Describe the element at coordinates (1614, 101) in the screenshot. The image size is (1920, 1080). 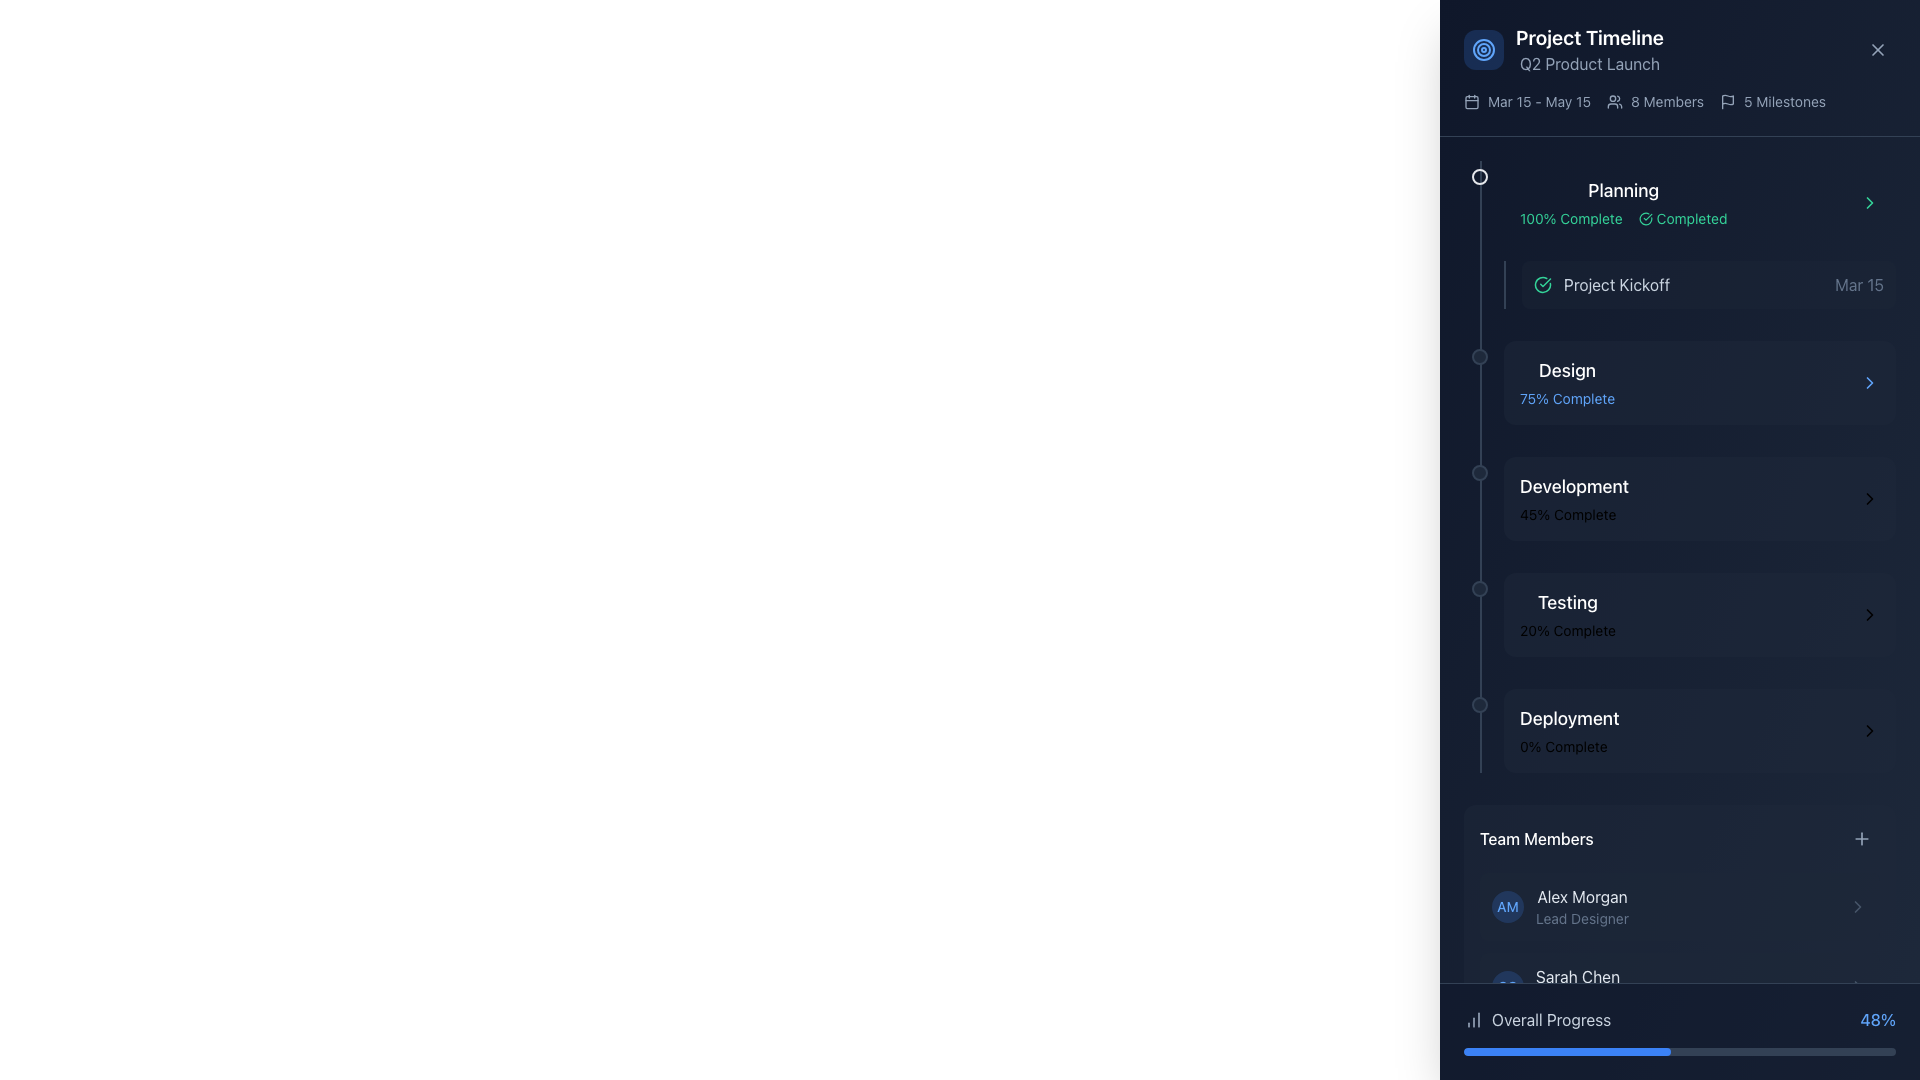
I see `the group of people icon located in the header section, adjacent to the '8 Members' text` at that location.